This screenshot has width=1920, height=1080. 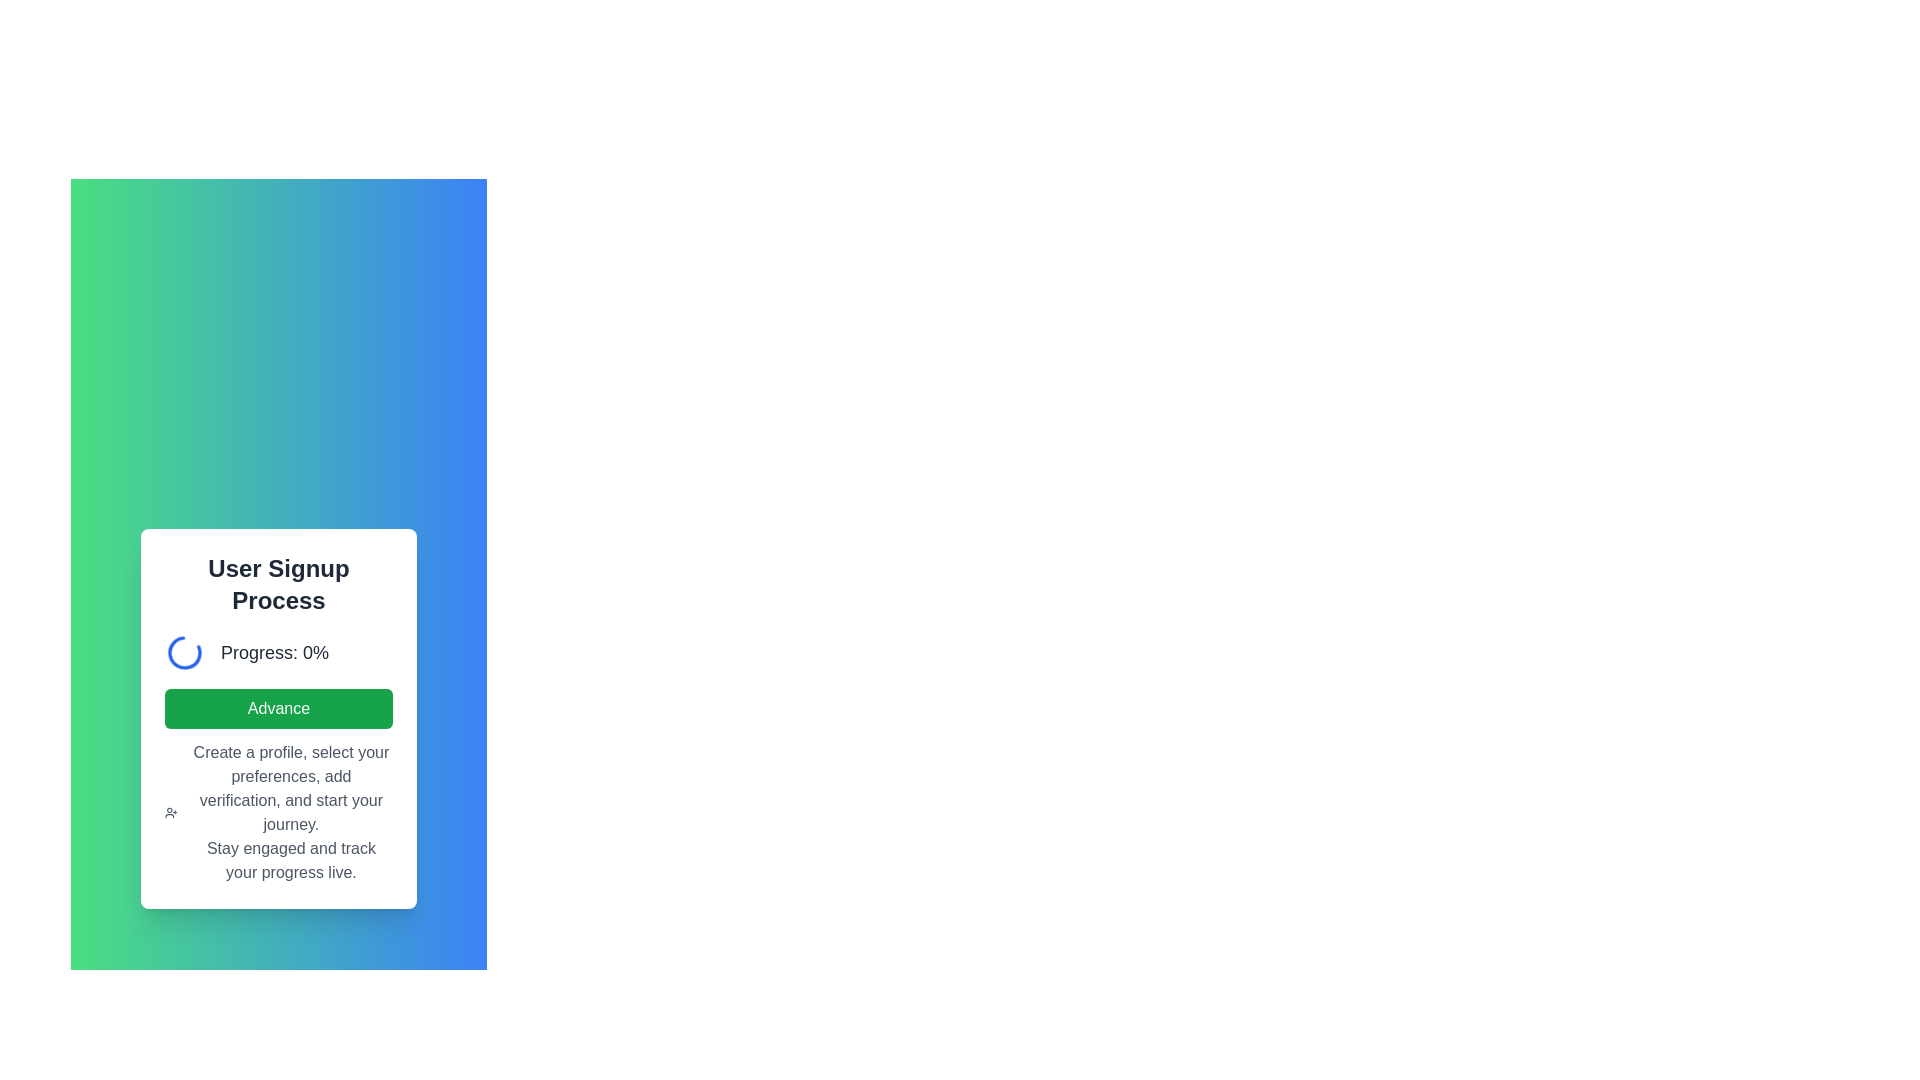 What do you see at coordinates (290, 788) in the screenshot?
I see `the text block that contains the sentence 'Create a profile, select your preferences, add verification, and start your journey.' which is positioned below the 'Advance' button and above another text block` at bounding box center [290, 788].